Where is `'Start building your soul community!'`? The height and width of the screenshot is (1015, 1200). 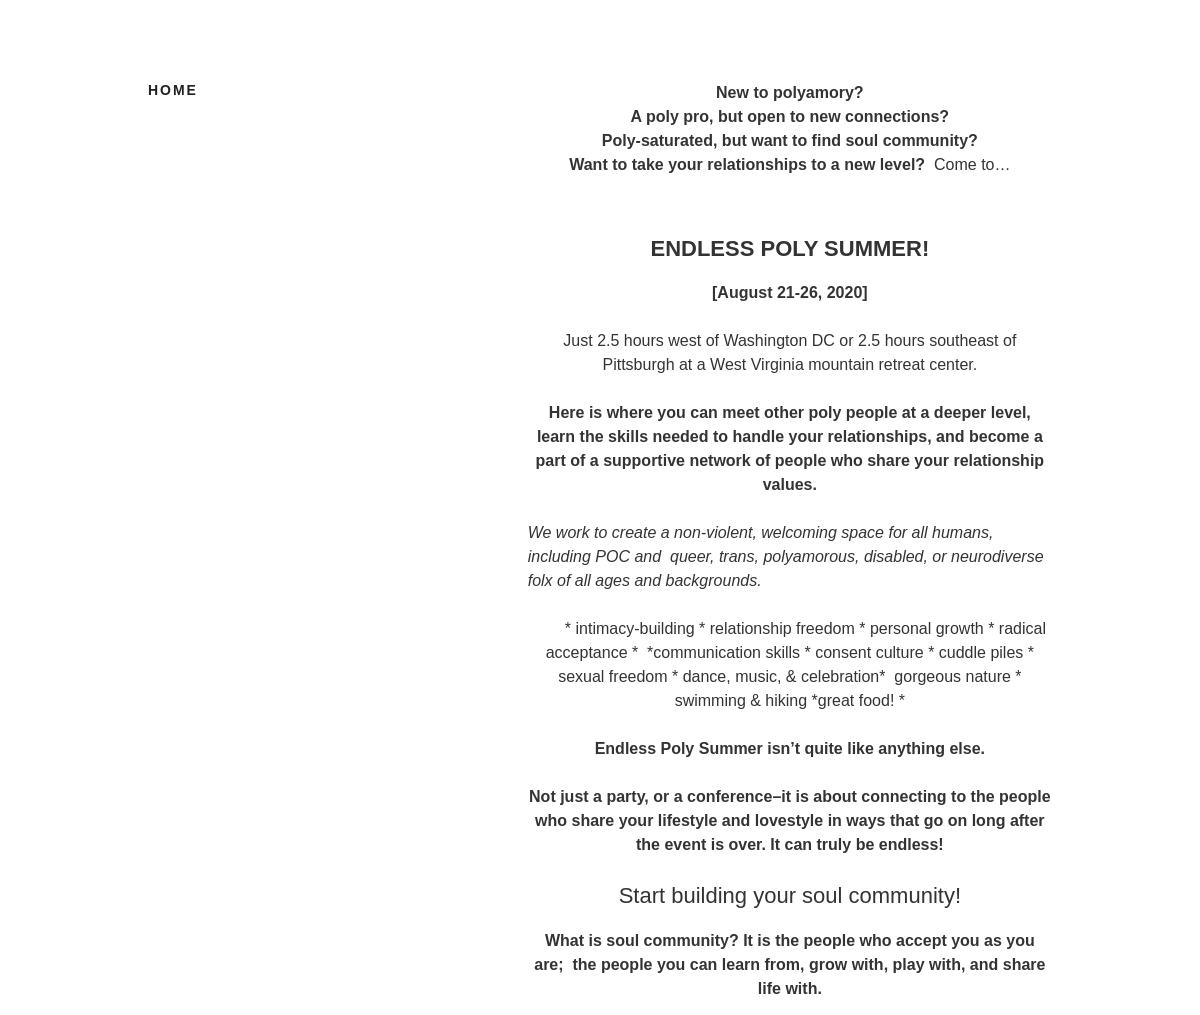
'Start building your soul community!' is located at coordinates (788, 894).